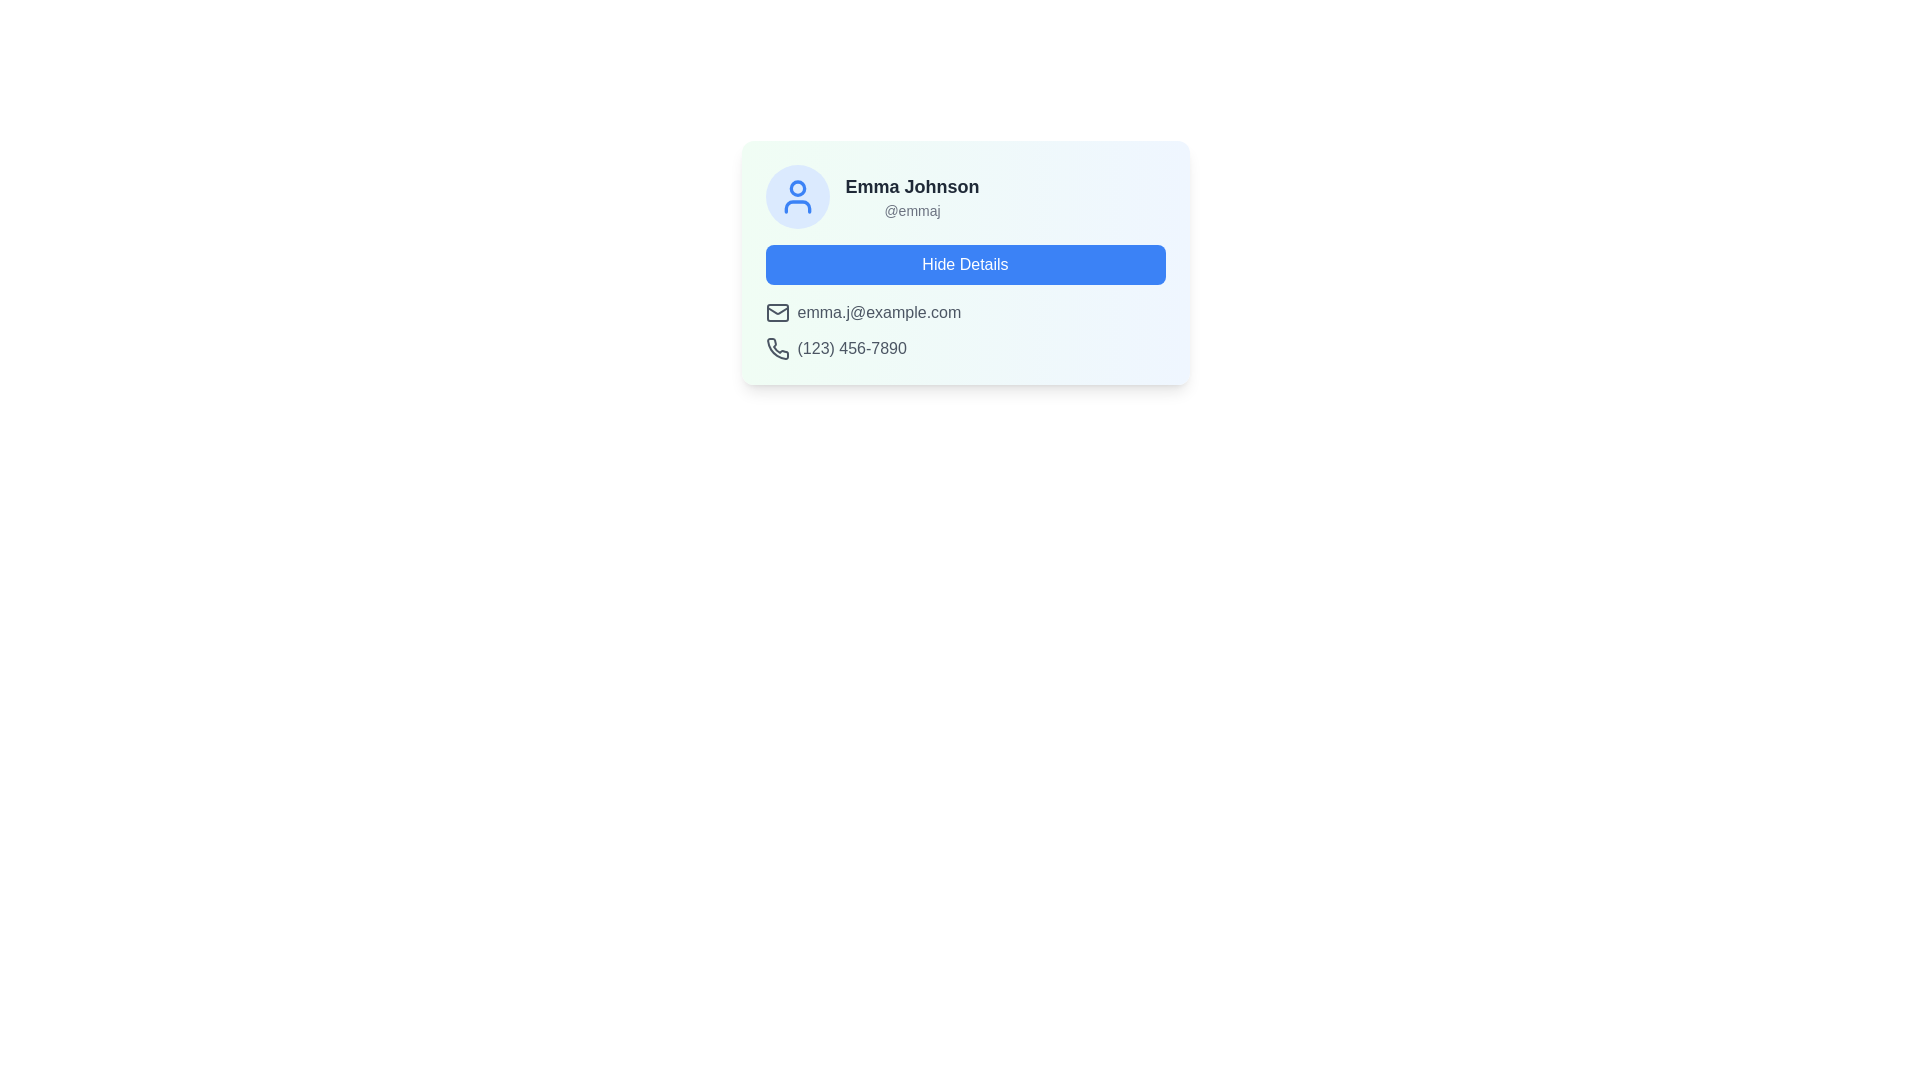  Describe the element at coordinates (911, 186) in the screenshot. I see `the static text displaying the name of the individual associated with the card, located at the center-top section of the card layout` at that location.